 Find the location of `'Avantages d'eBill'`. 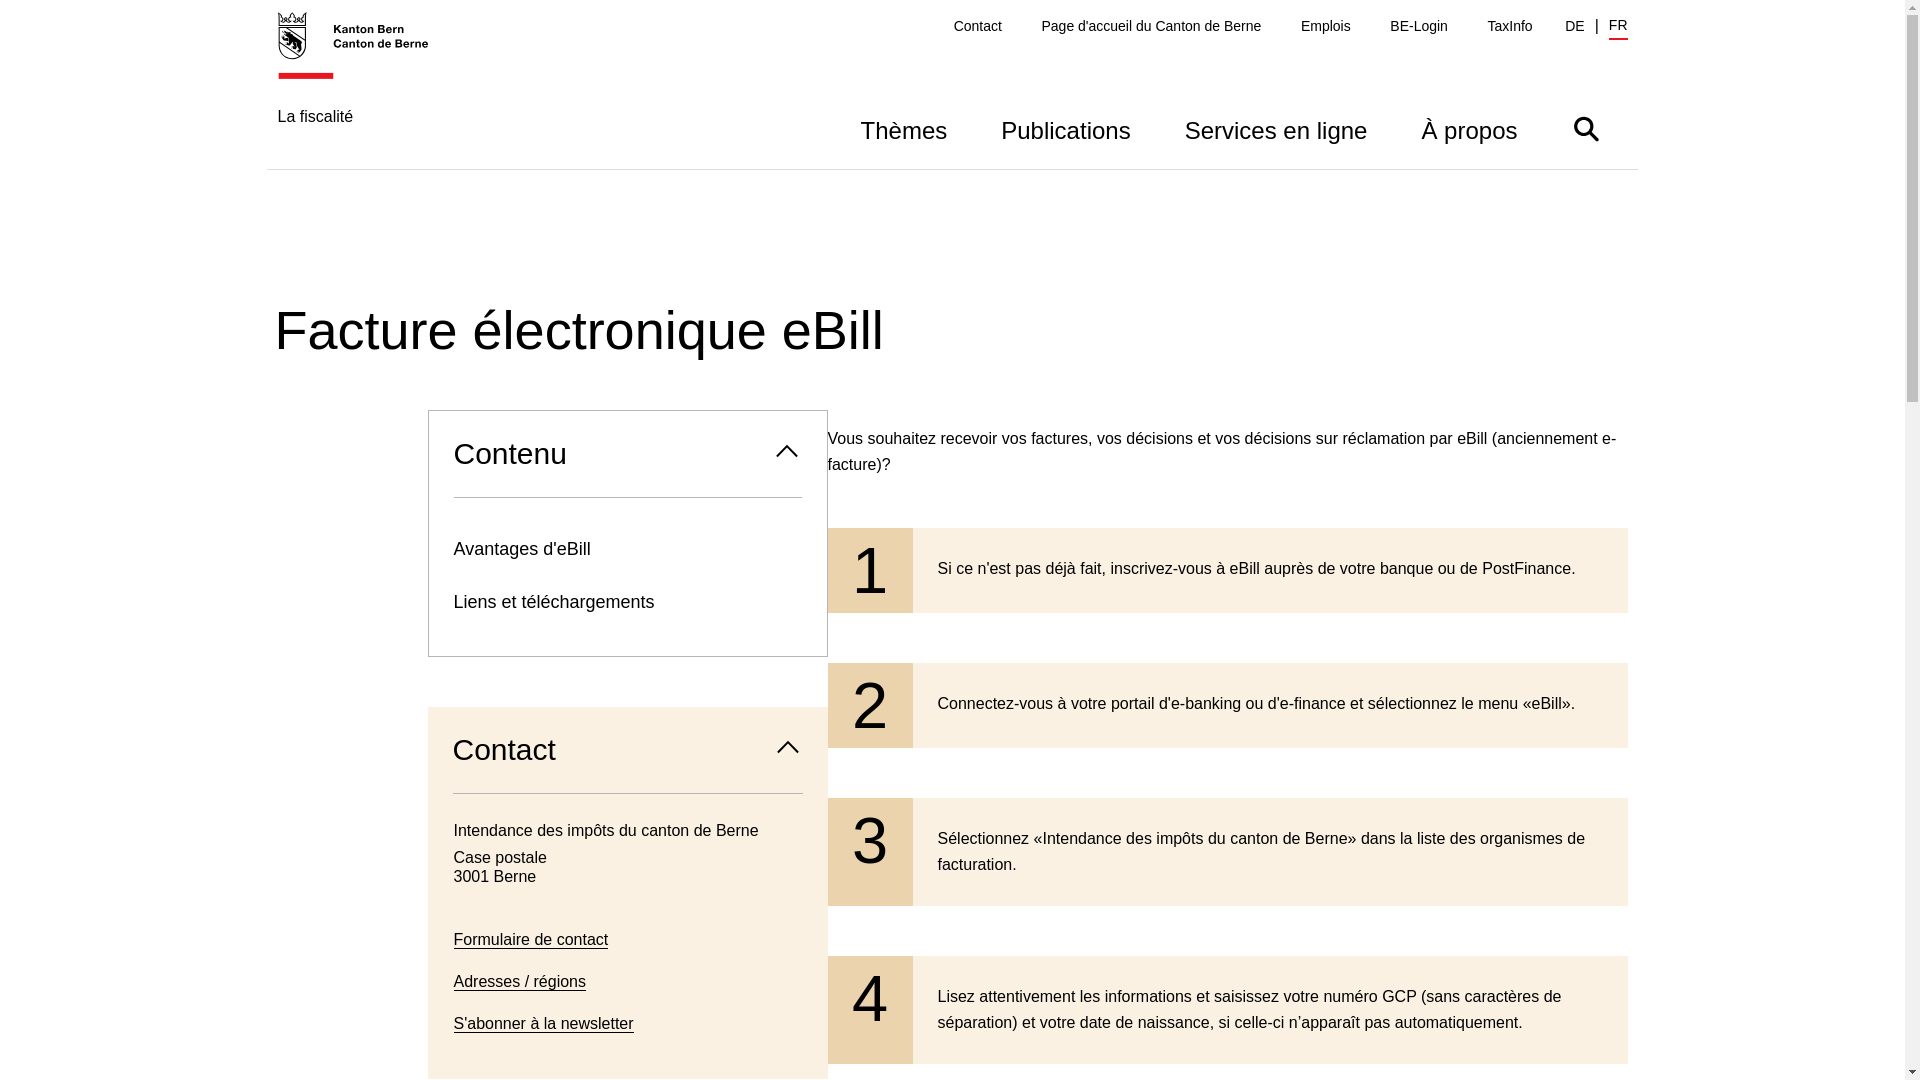

'Avantages d'eBill' is located at coordinates (626, 549).